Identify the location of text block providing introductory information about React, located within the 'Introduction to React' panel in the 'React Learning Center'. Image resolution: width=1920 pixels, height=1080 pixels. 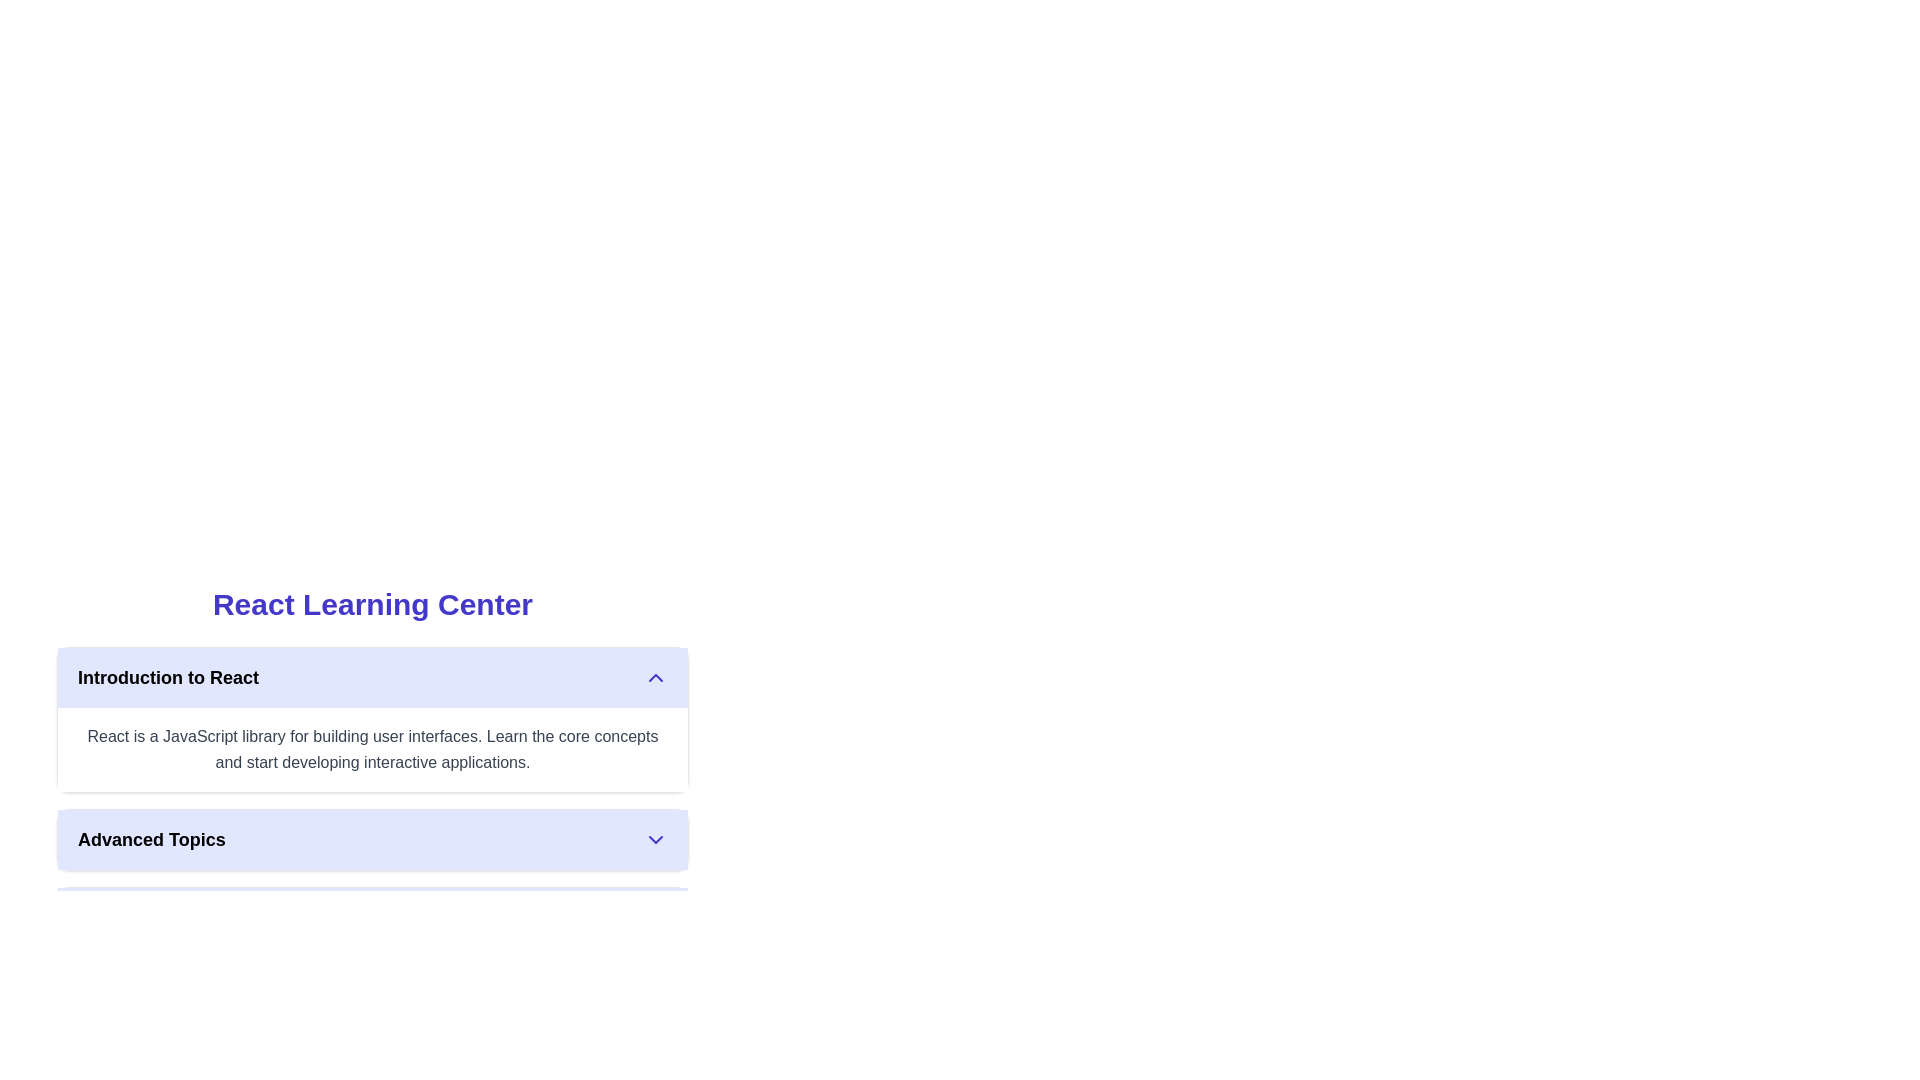
(373, 749).